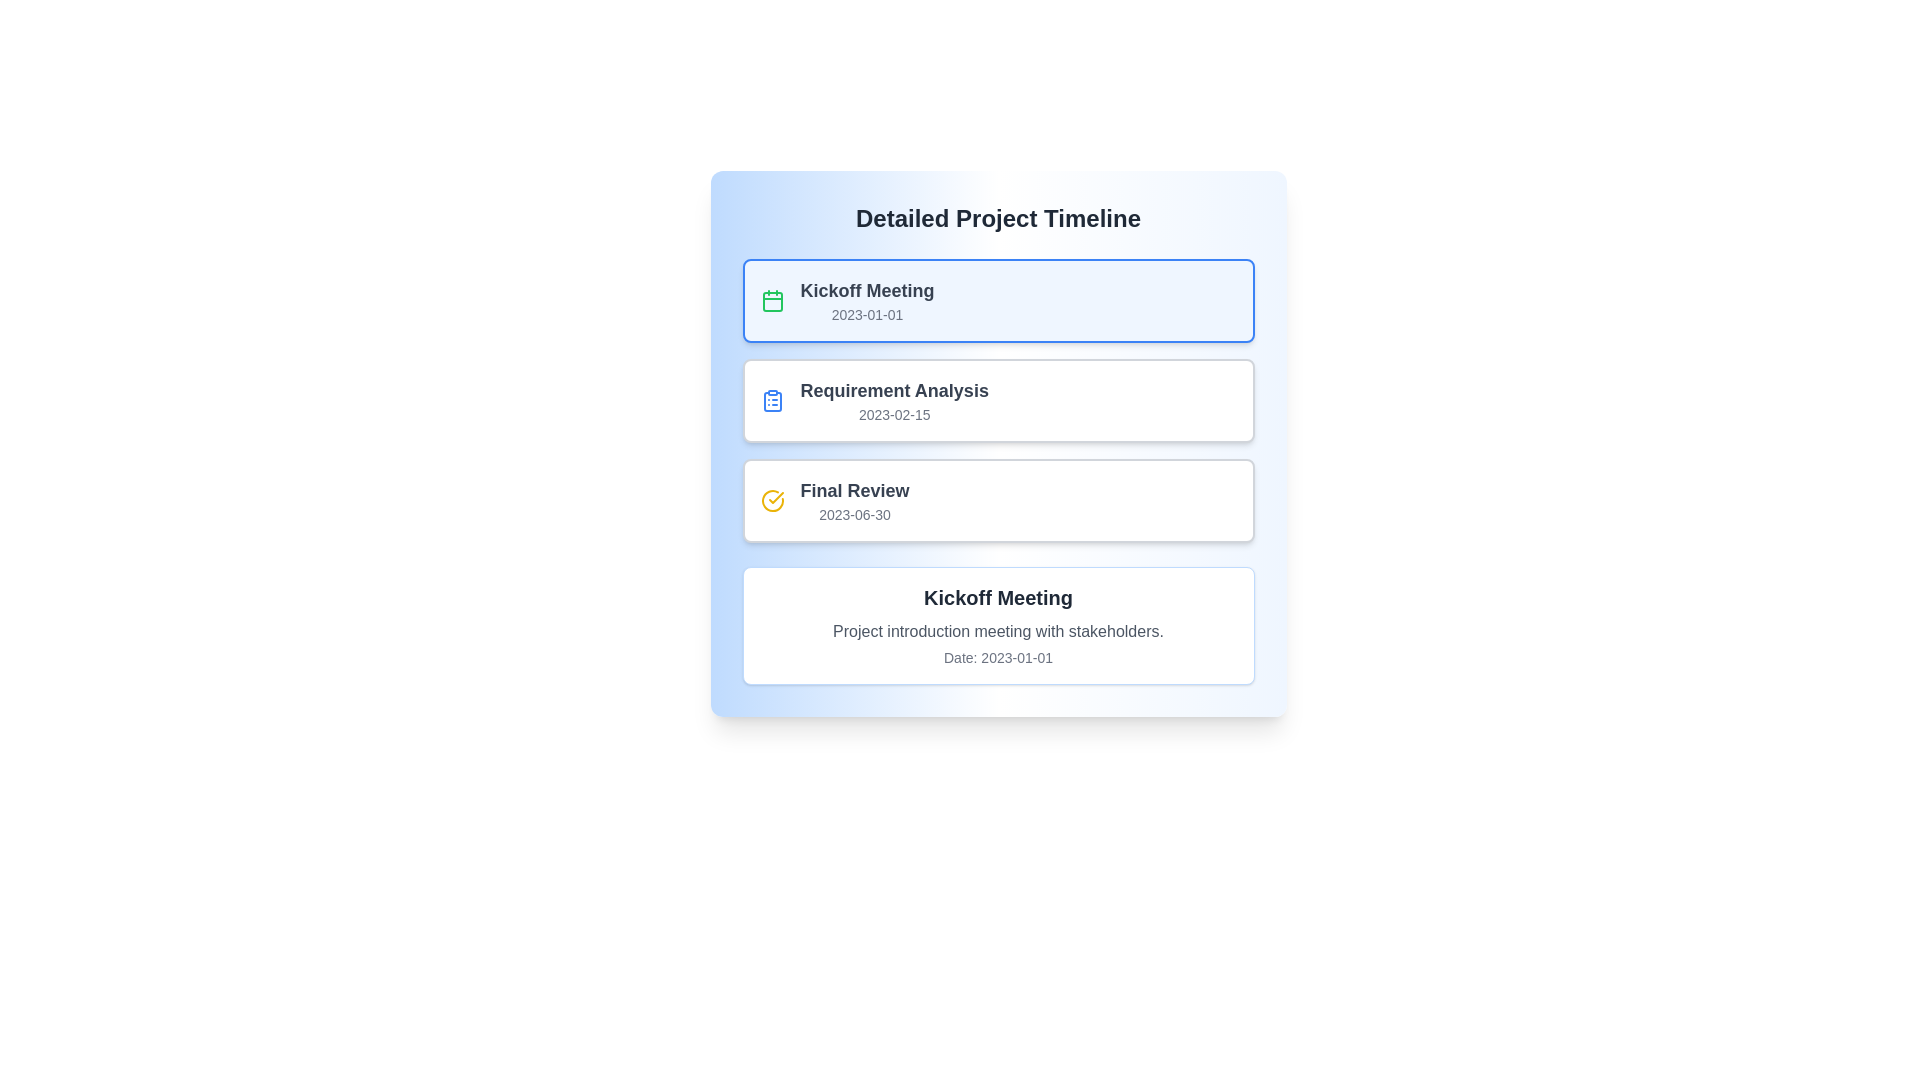  Describe the element at coordinates (998, 596) in the screenshot. I see `the 'Kickoff Meeting' text element, which is prominently displayed in bold, large-sized dark gray text within a white background` at that location.